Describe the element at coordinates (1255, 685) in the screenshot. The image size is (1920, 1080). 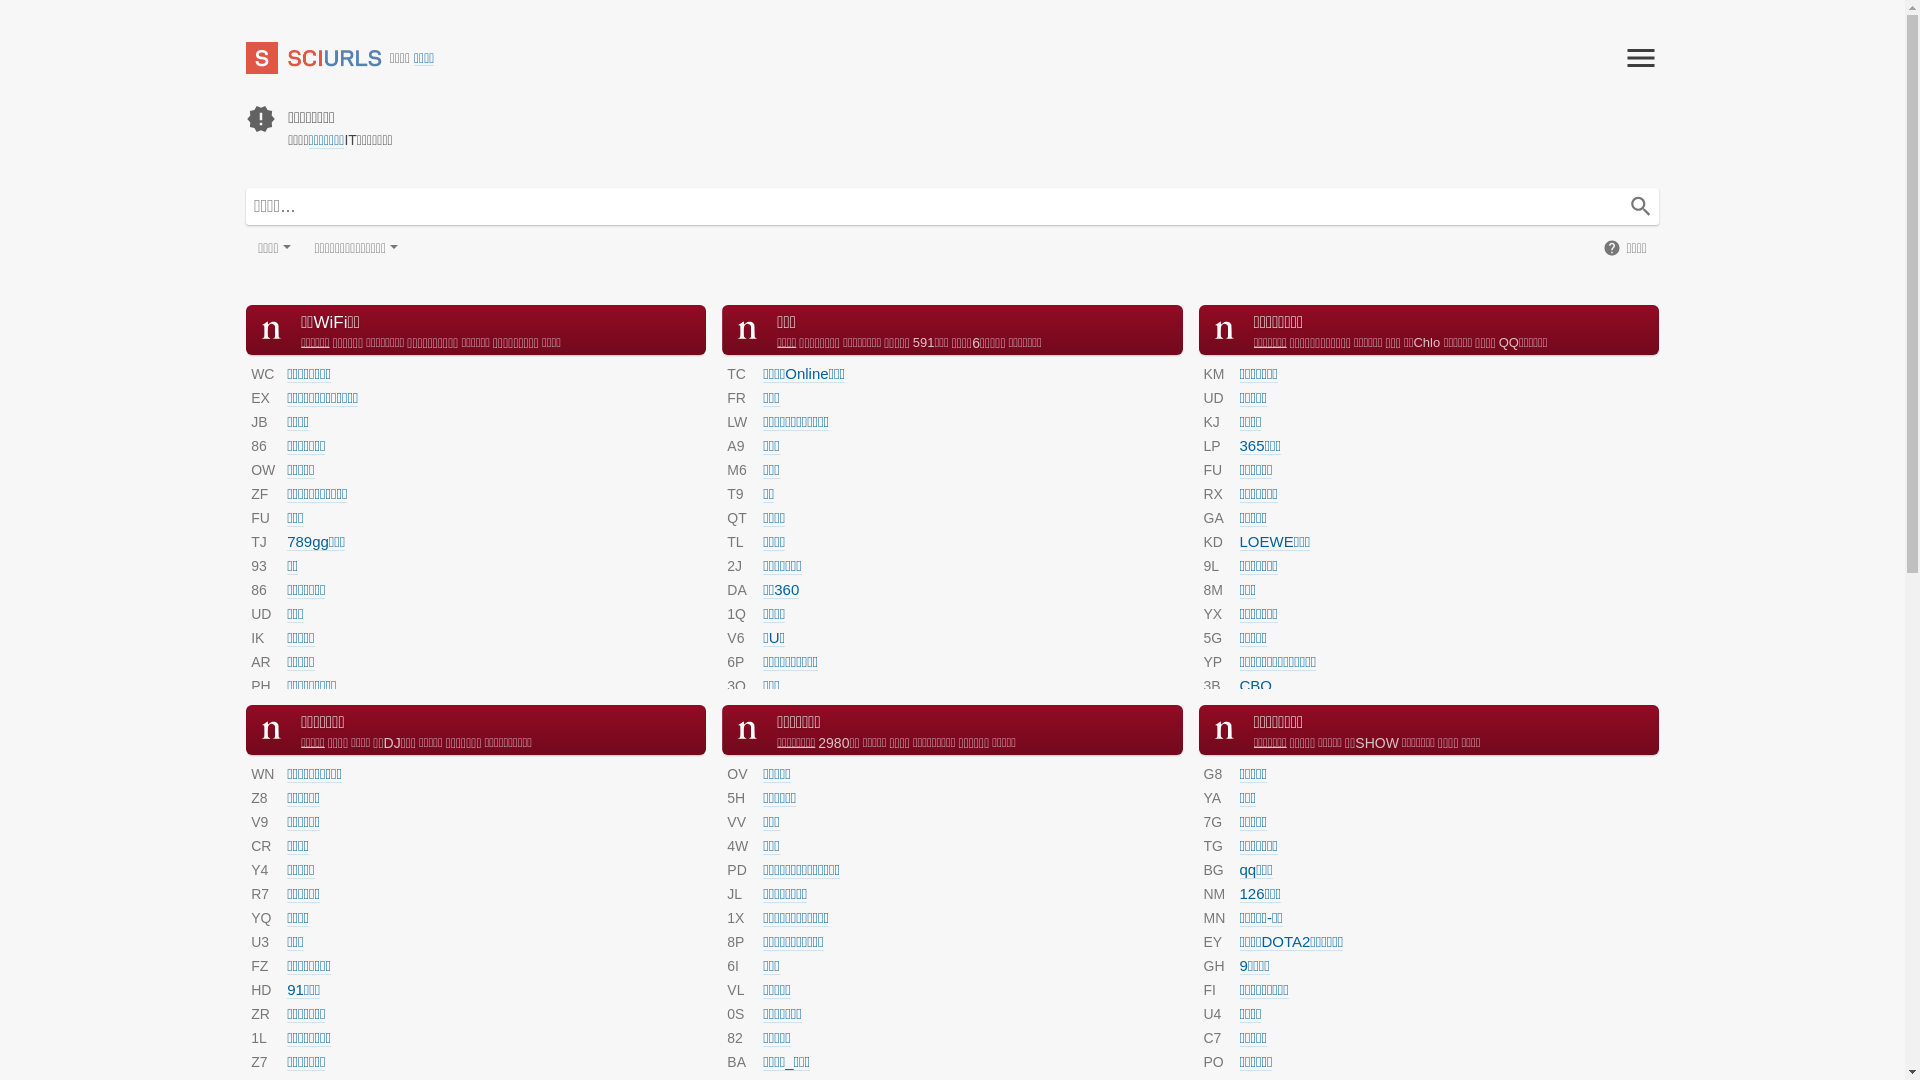
I see `'CBO'` at that location.